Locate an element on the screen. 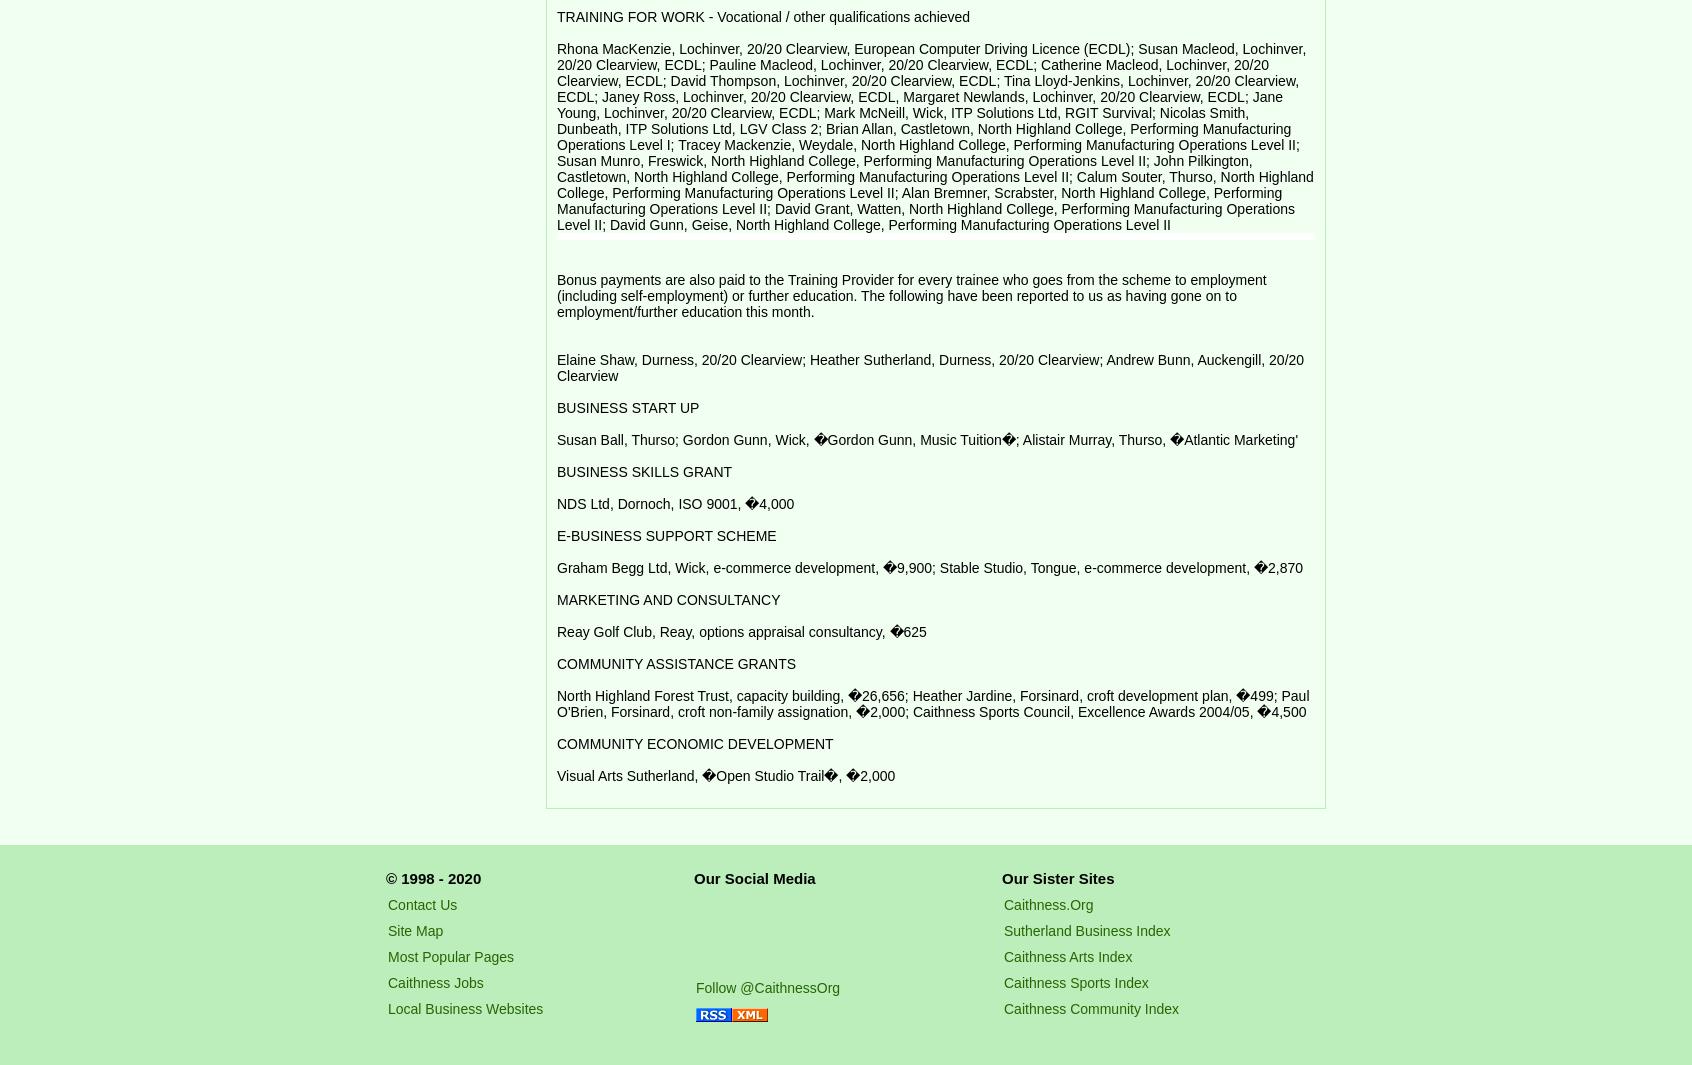  'Most Popular Pages' is located at coordinates (449, 956).